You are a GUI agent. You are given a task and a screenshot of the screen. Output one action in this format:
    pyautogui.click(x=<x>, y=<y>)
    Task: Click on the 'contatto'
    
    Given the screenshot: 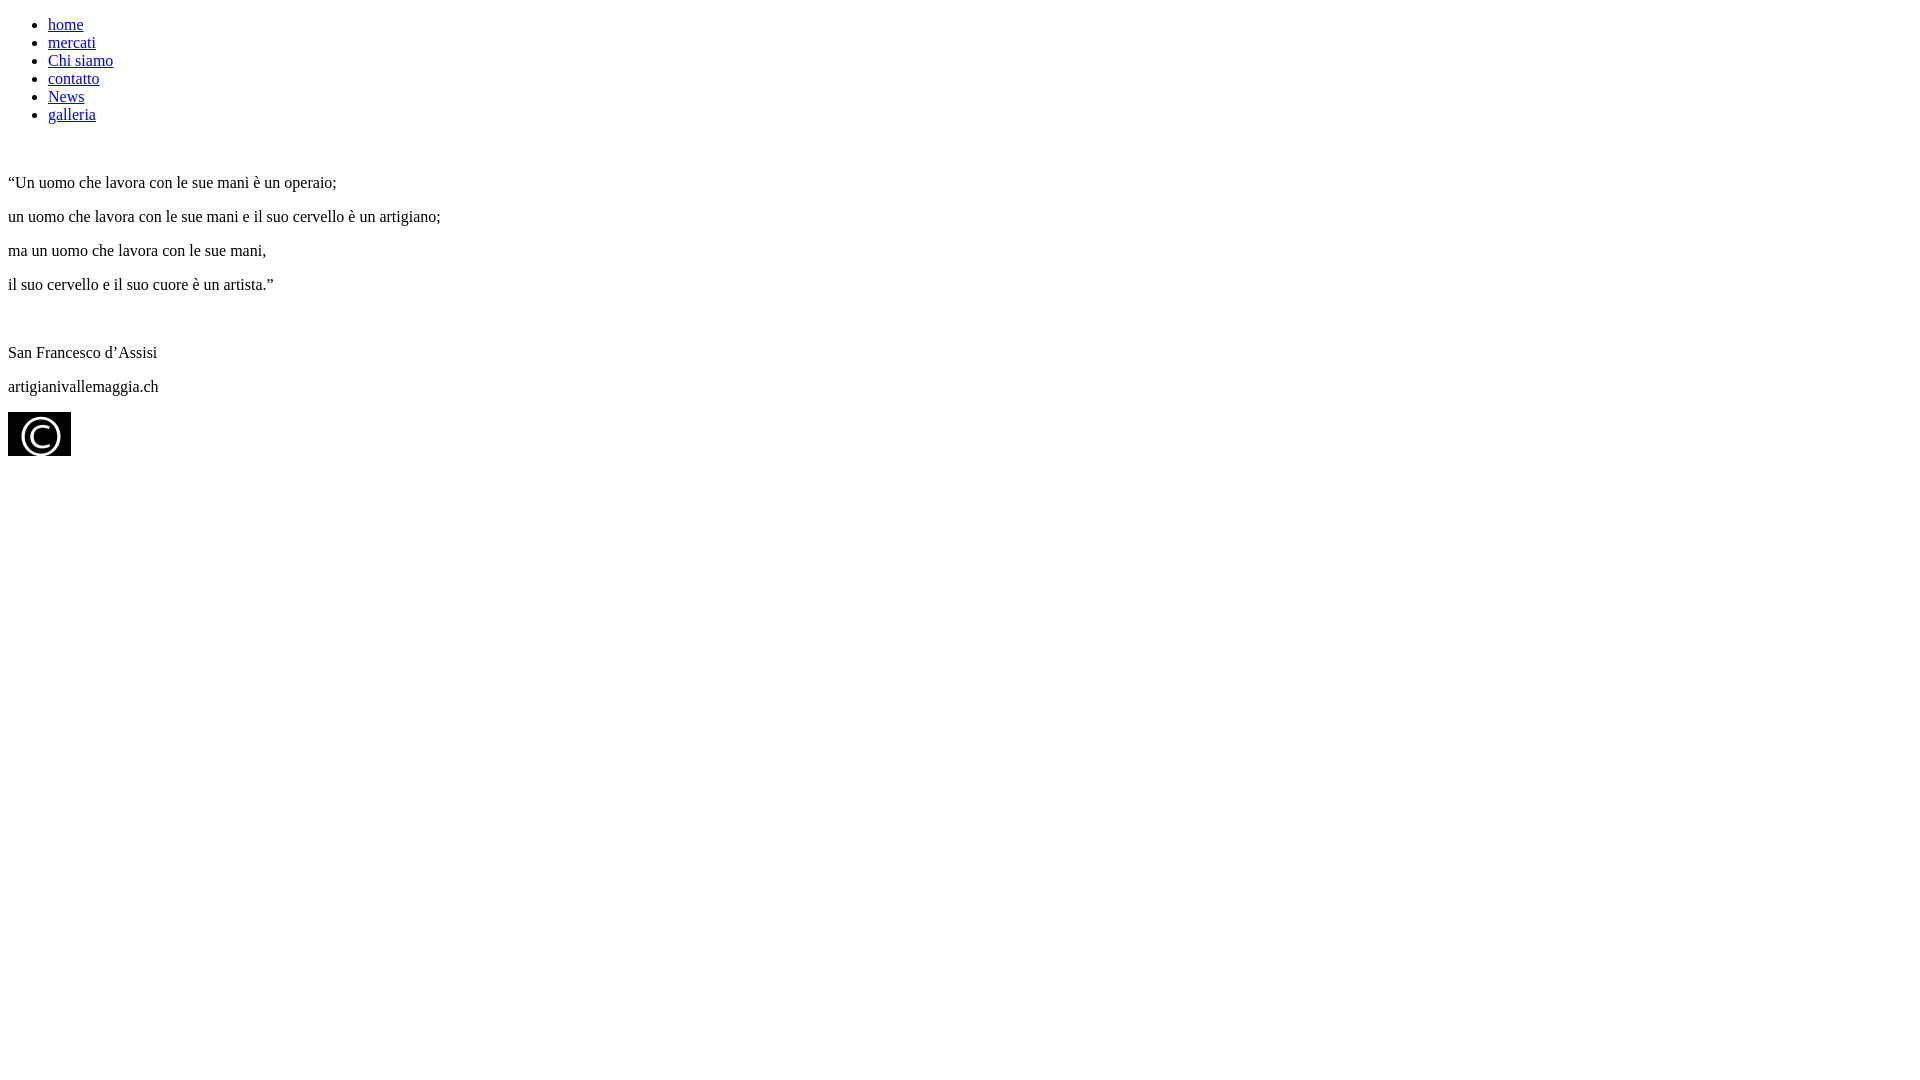 What is the action you would take?
    pyautogui.click(x=48, y=77)
    